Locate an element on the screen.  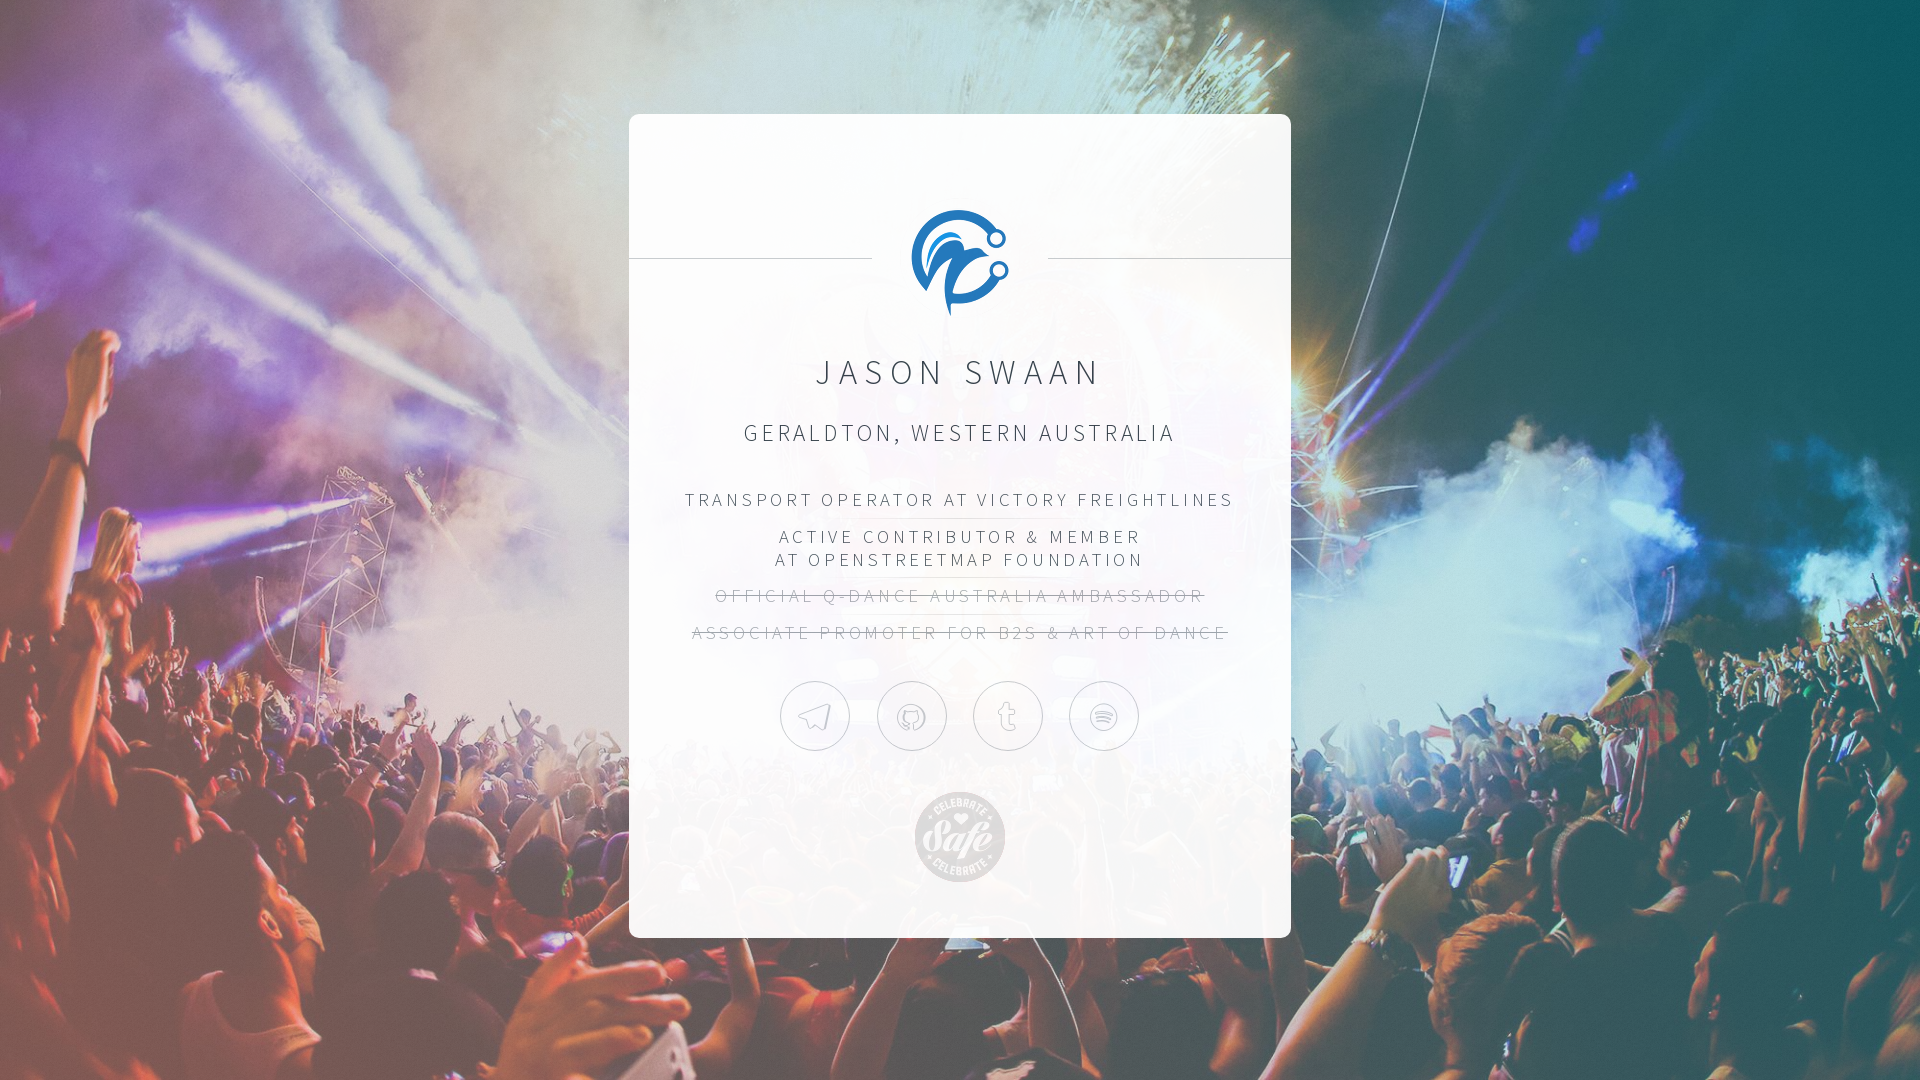
'SPOTIFY' is located at coordinates (1103, 715).